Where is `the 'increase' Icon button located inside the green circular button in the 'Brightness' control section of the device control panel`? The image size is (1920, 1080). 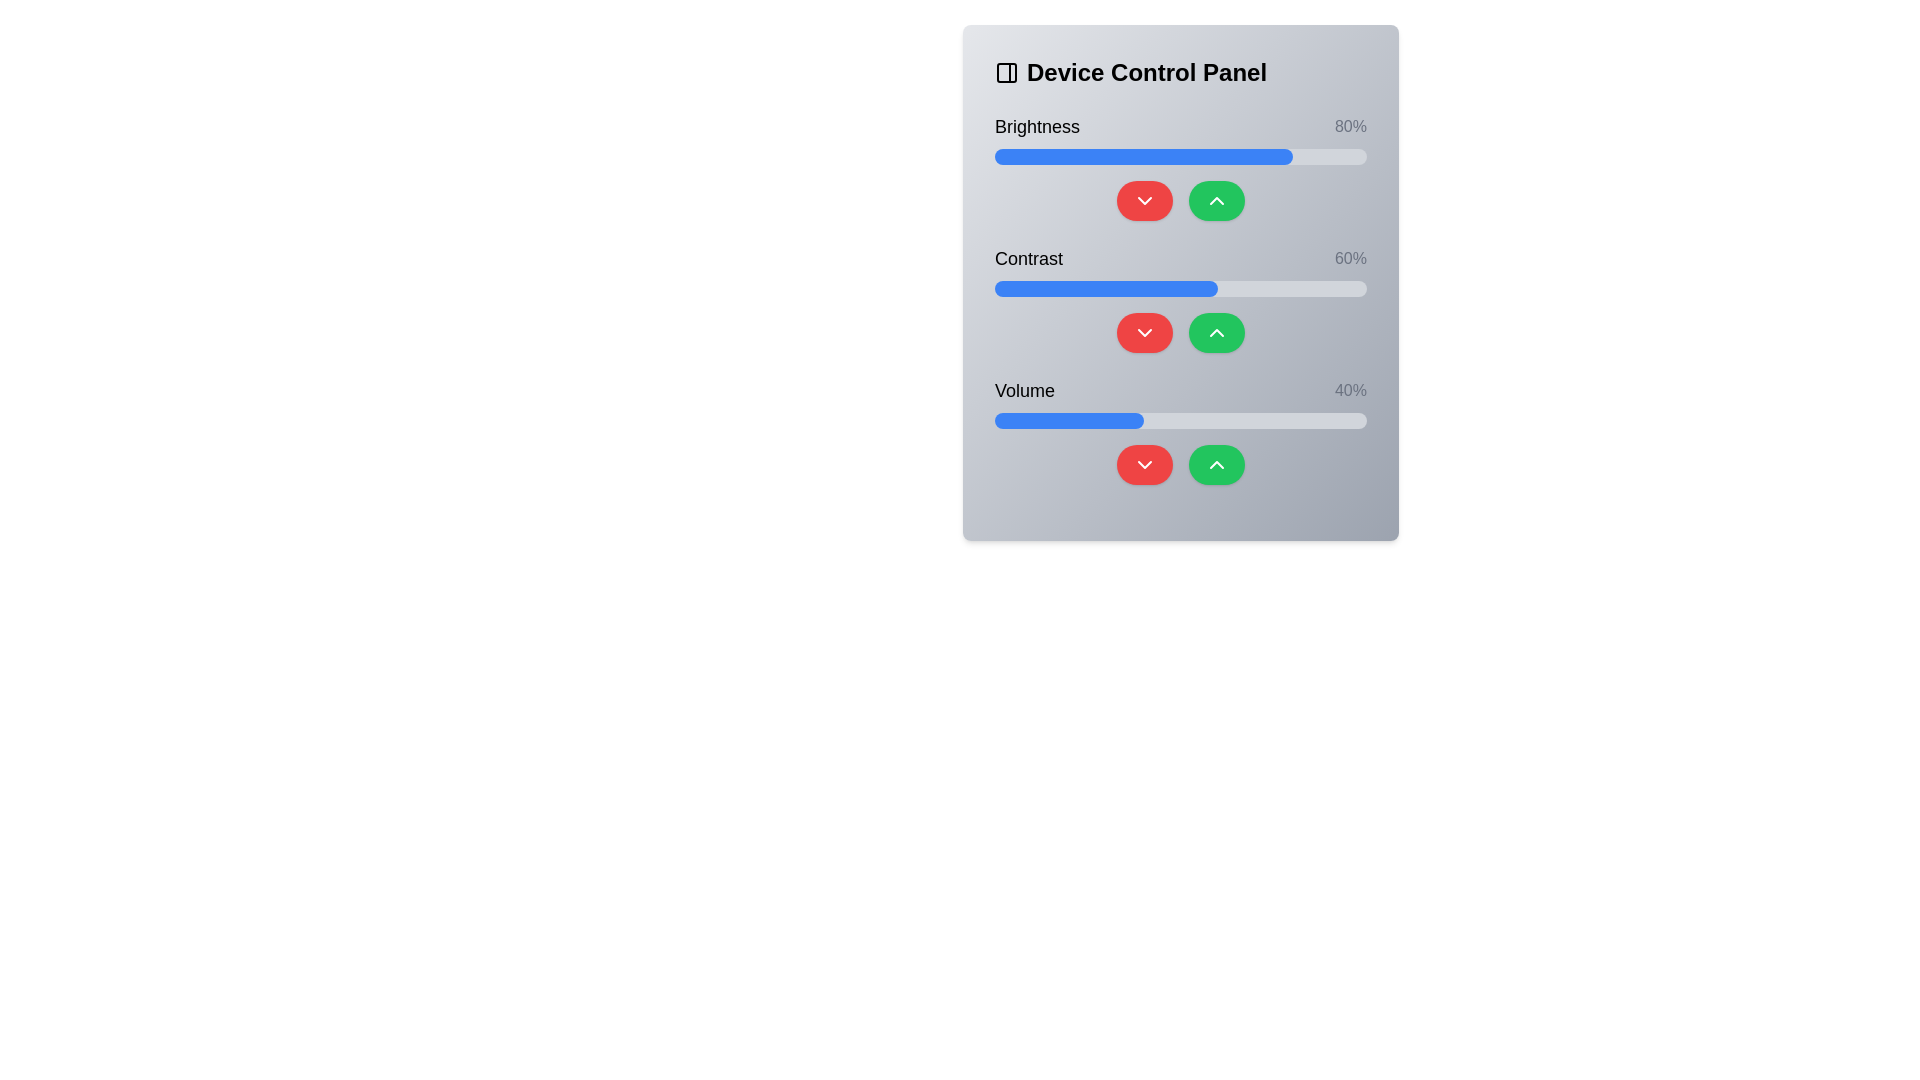 the 'increase' Icon button located inside the green circular button in the 'Brightness' control section of the device control panel is located at coordinates (1216, 200).